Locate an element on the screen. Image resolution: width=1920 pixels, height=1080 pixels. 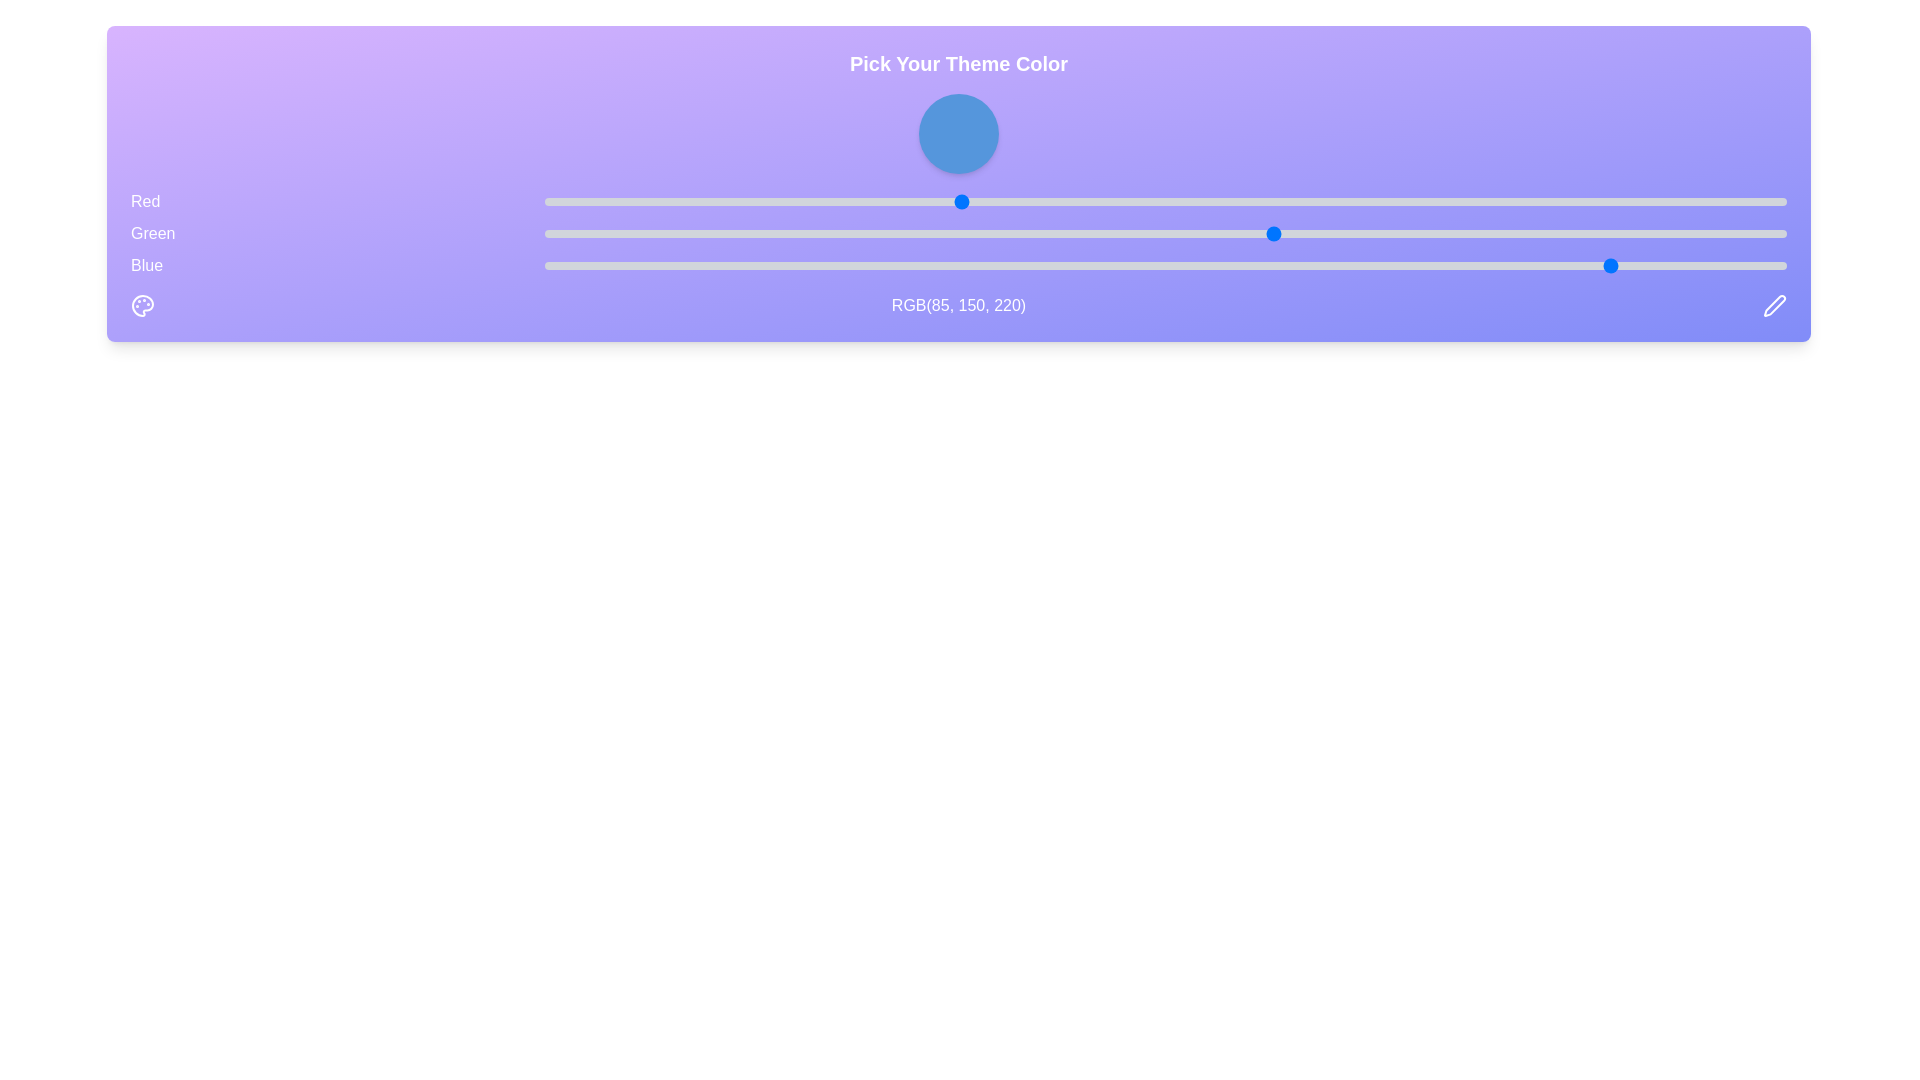
the Blue value is located at coordinates (1206, 265).